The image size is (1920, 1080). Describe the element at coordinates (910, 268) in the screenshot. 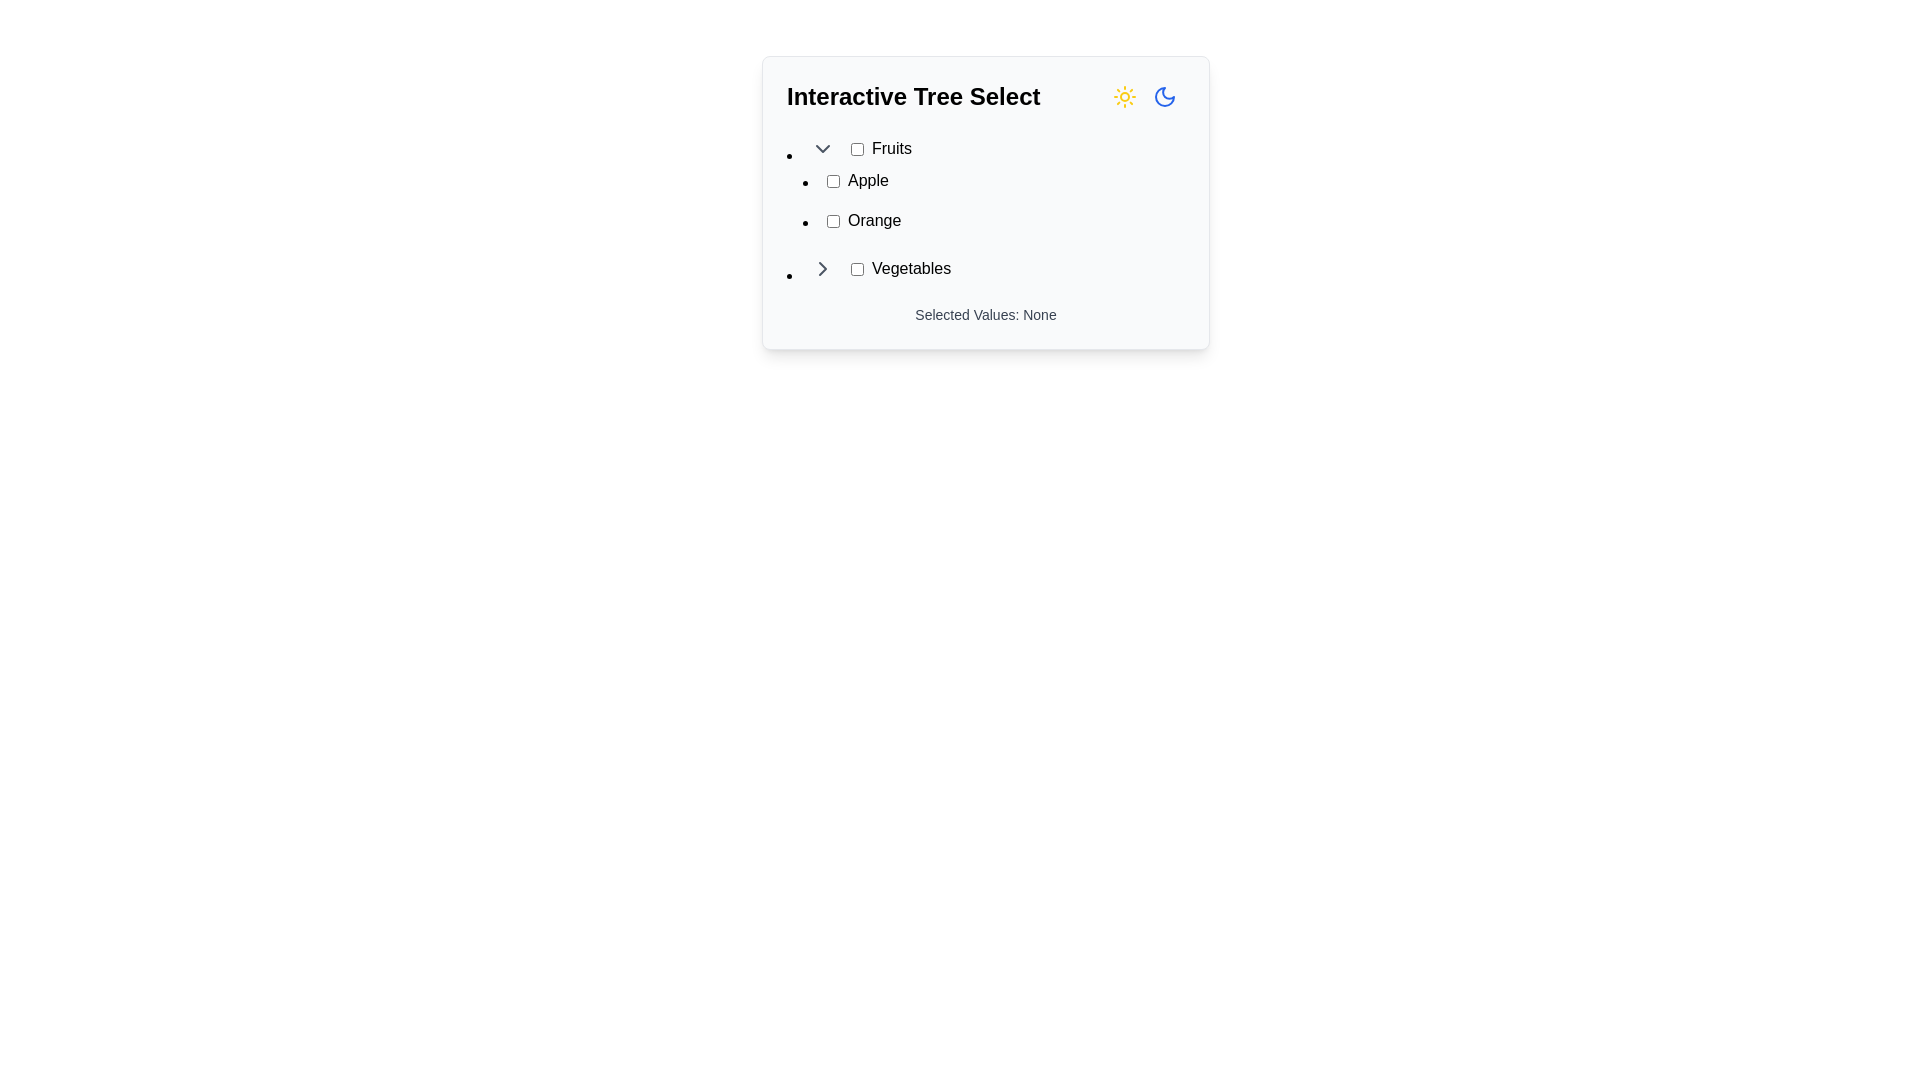

I see `the 'Vegetables' static text label in the Interactive Tree Select section` at that location.